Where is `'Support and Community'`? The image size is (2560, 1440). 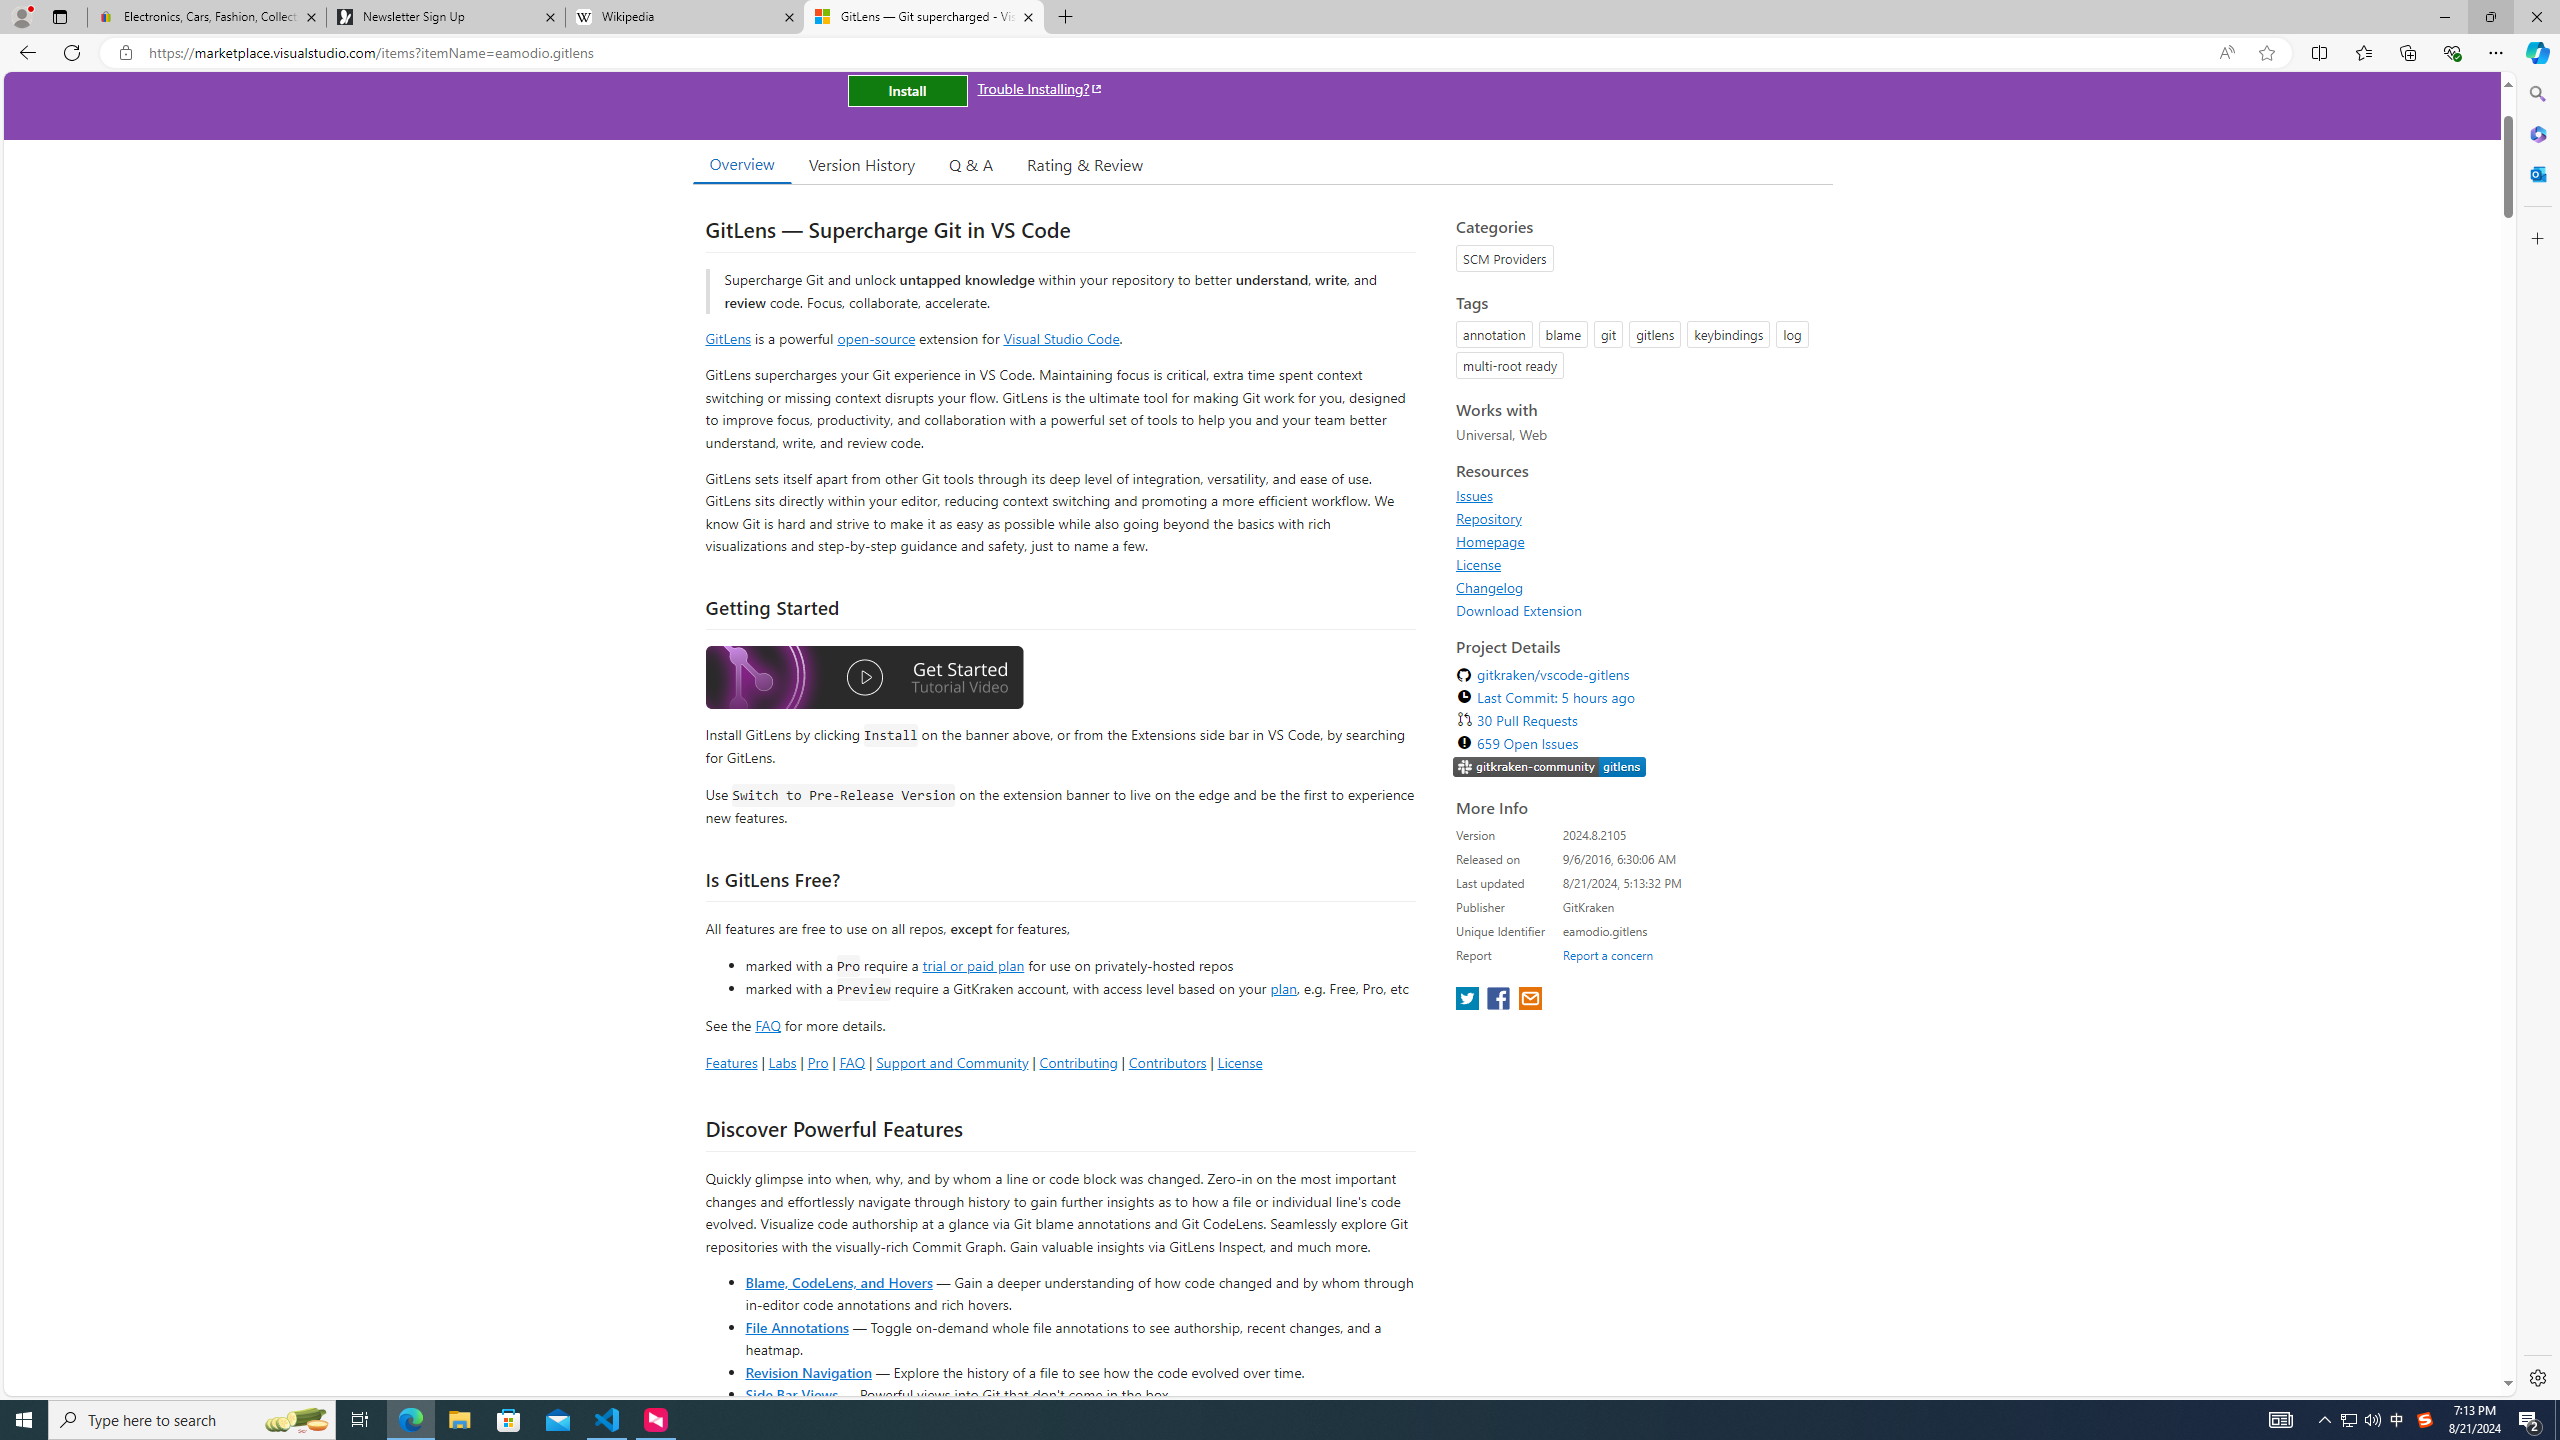
'Support and Community' is located at coordinates (951, 1061).